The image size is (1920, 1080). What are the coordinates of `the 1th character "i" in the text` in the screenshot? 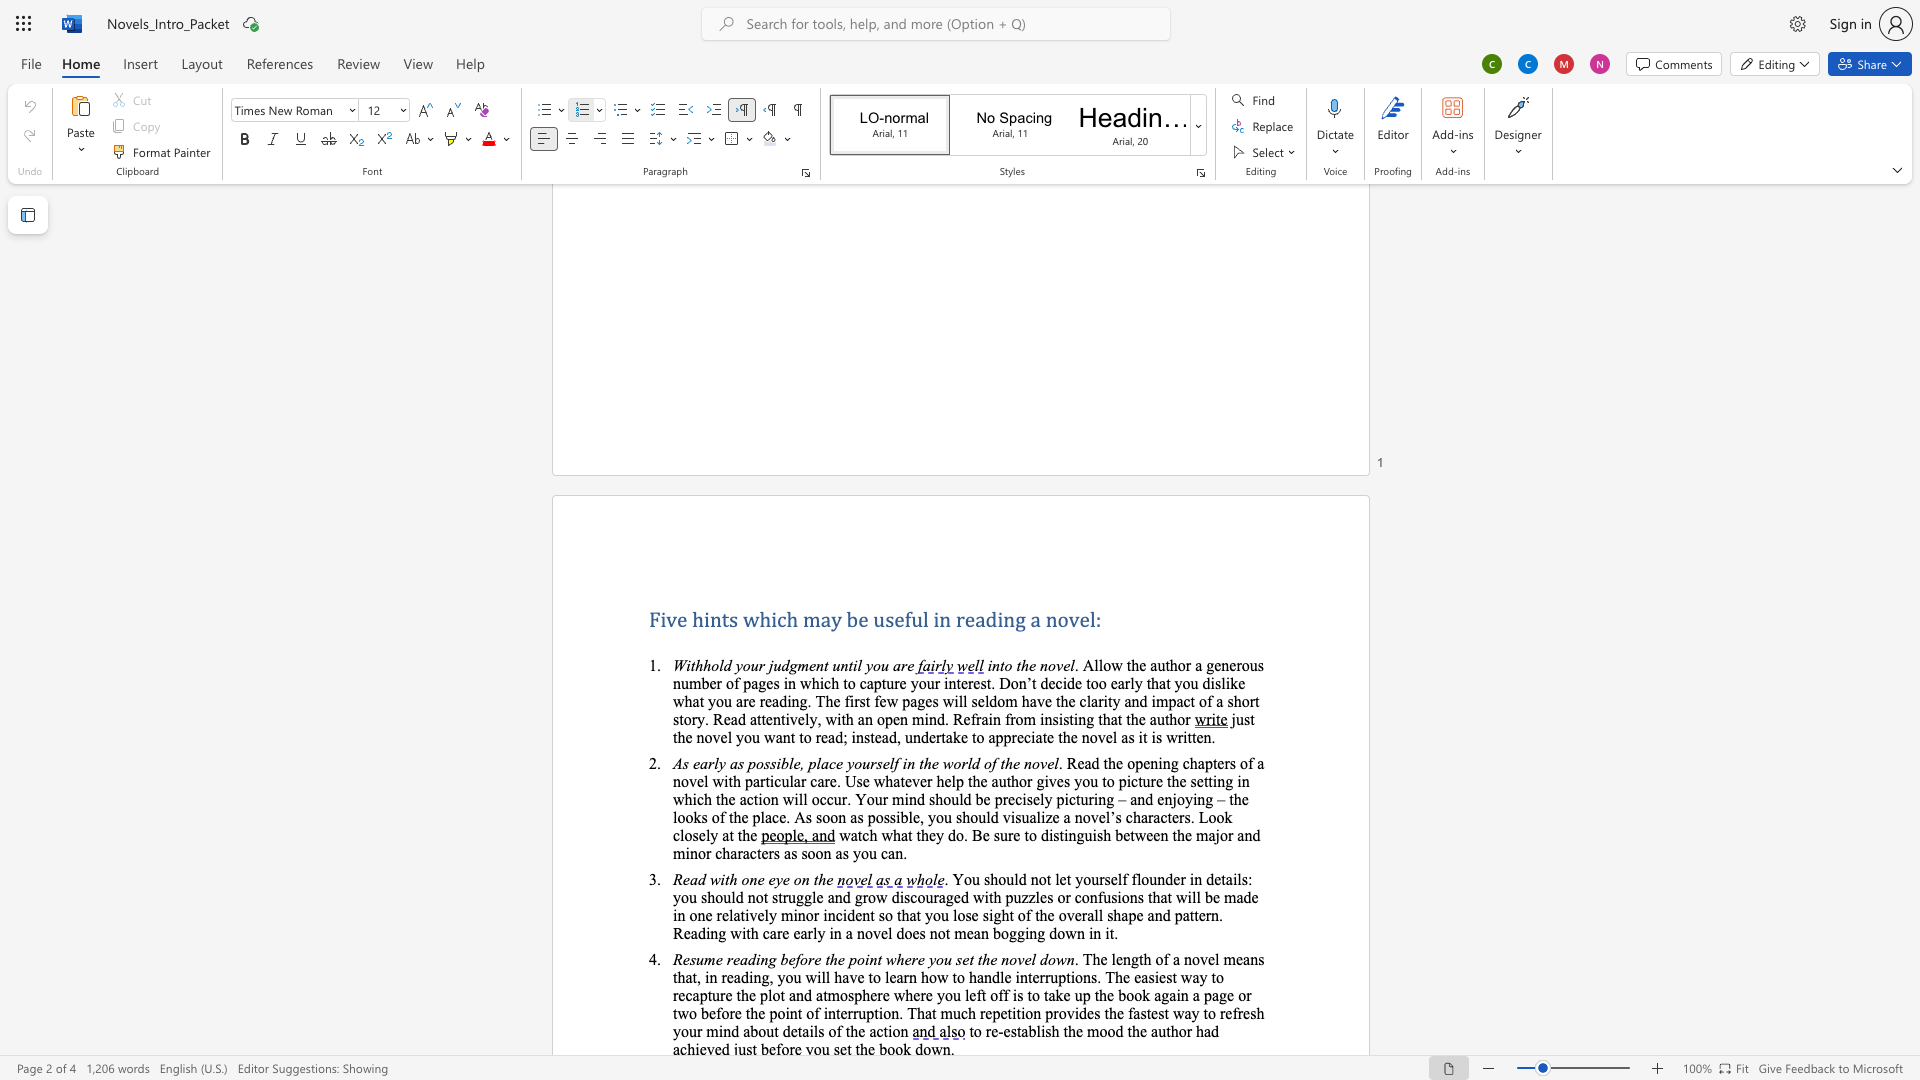 It's located at (720, 1031).